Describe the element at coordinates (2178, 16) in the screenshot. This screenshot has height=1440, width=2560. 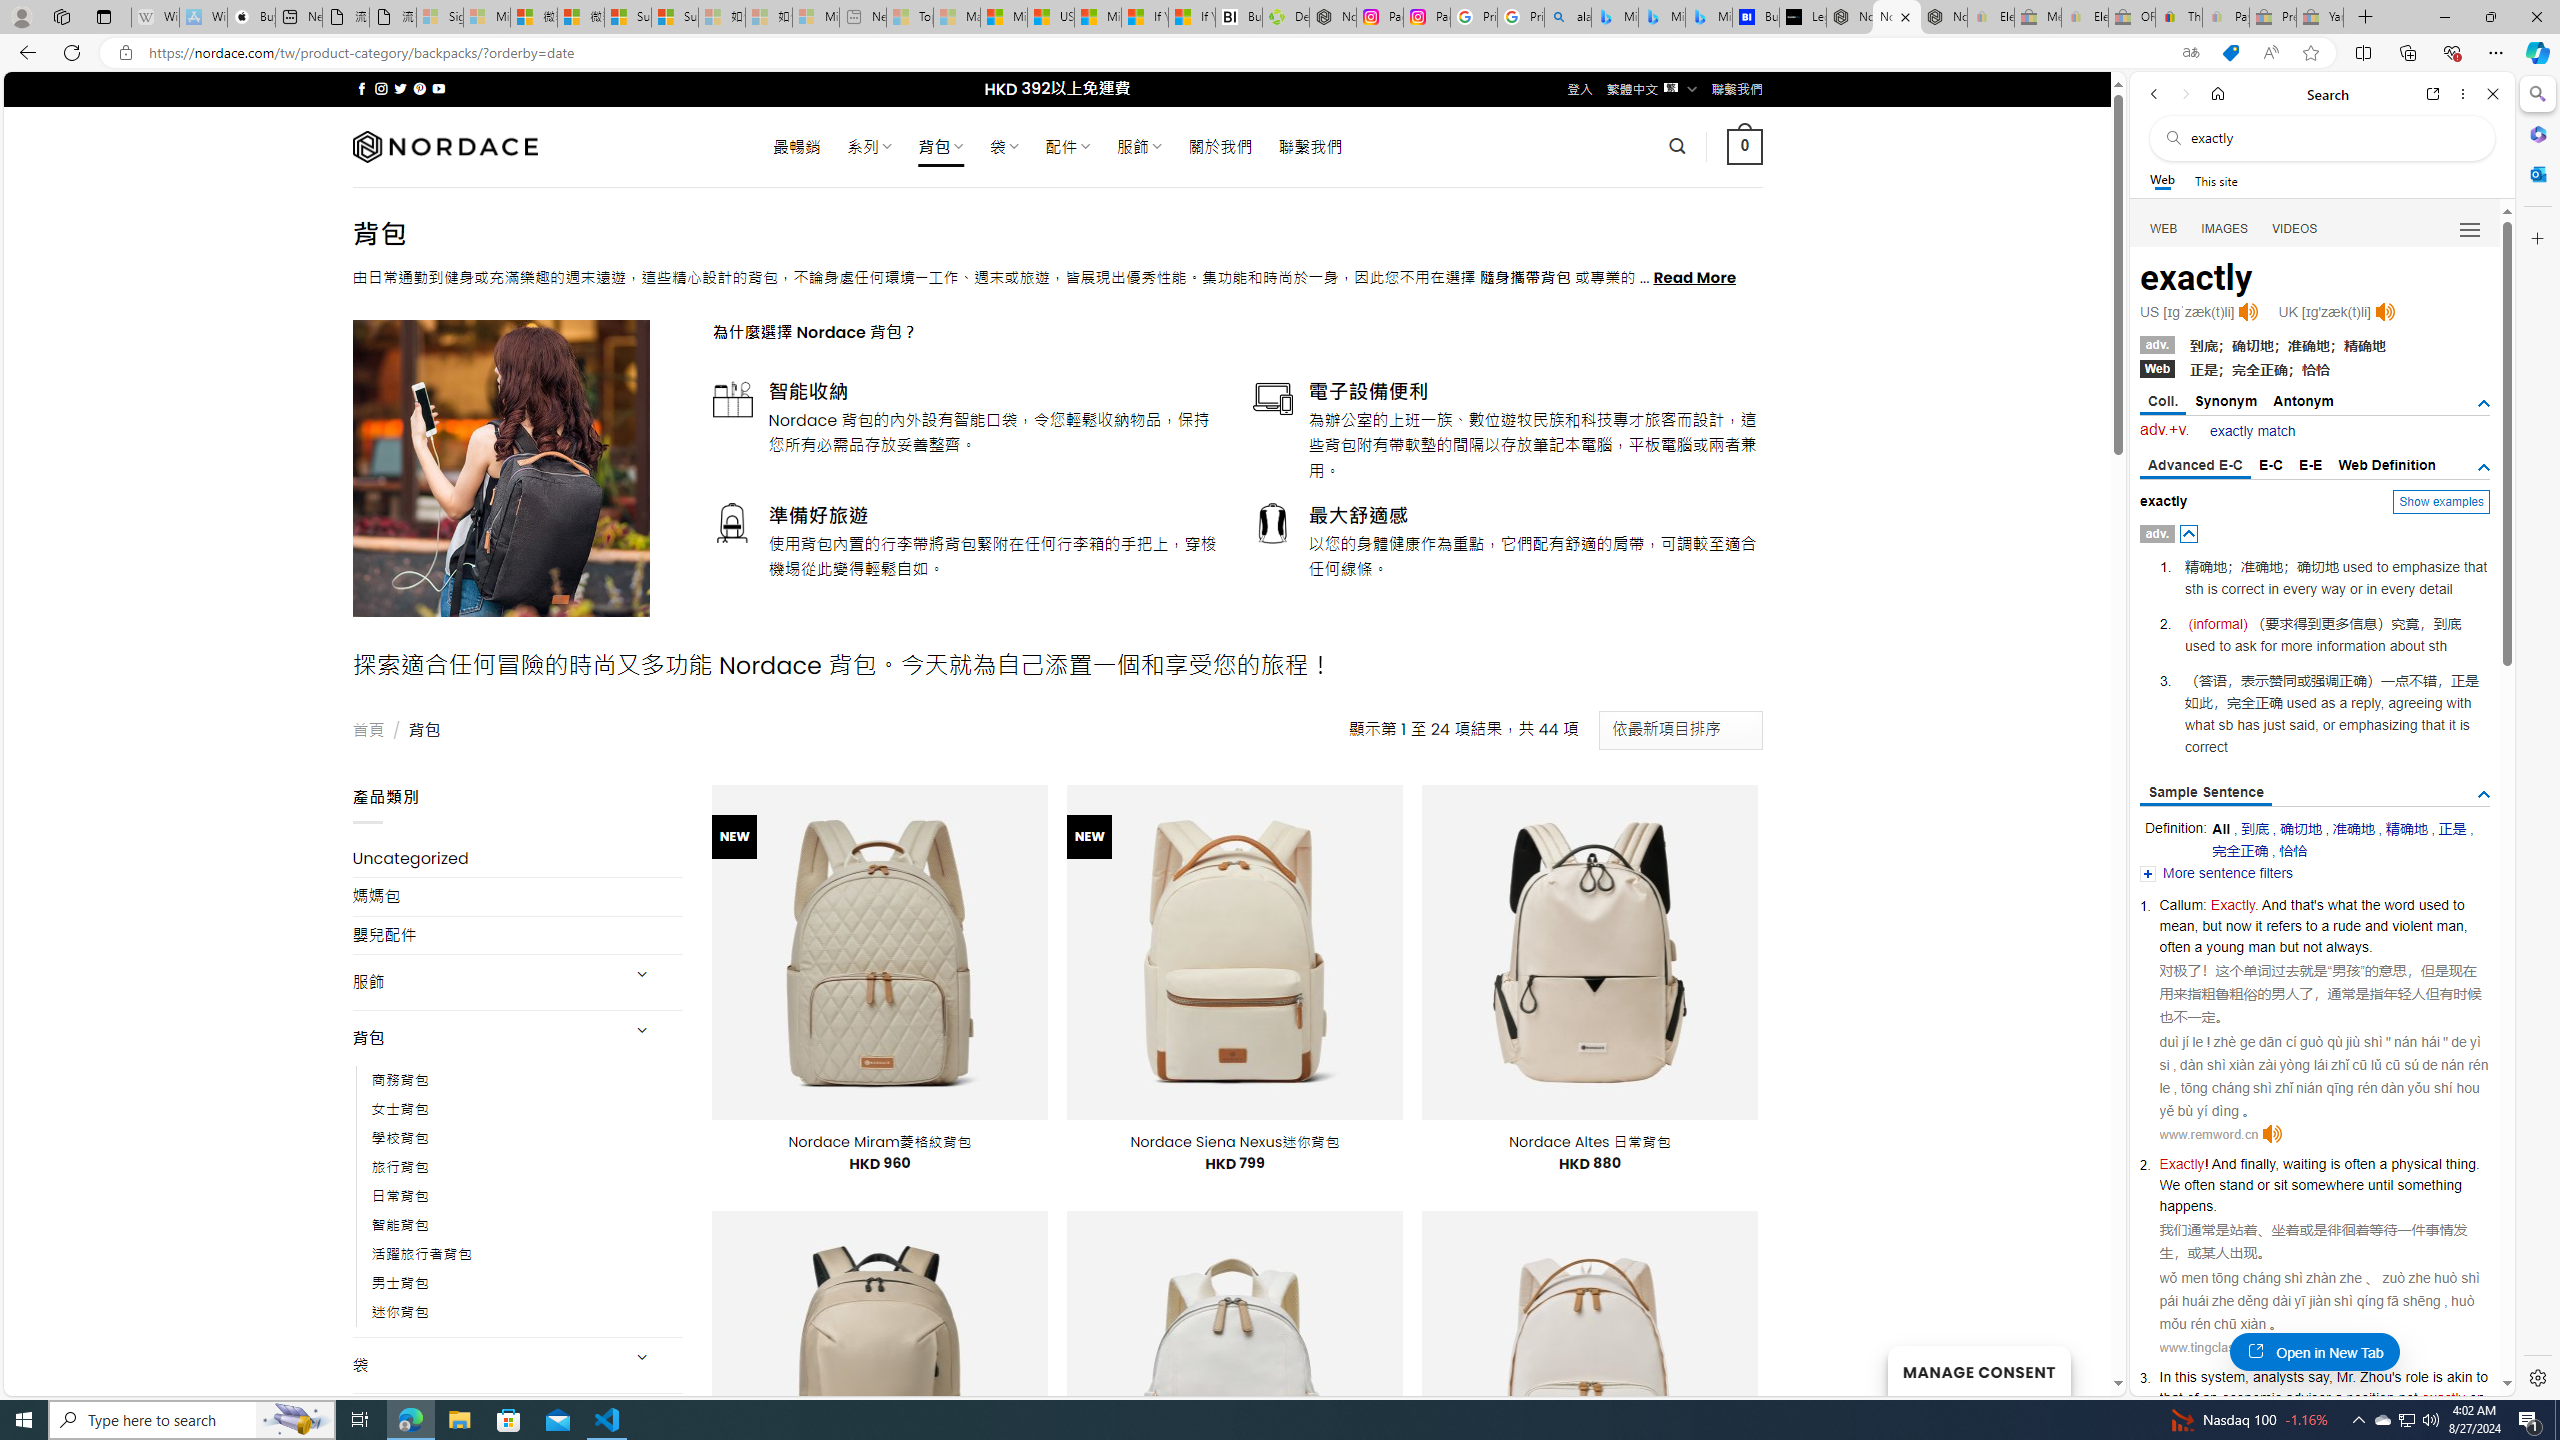
I see `'Threats and offensive language policy | eBay'` at that location.